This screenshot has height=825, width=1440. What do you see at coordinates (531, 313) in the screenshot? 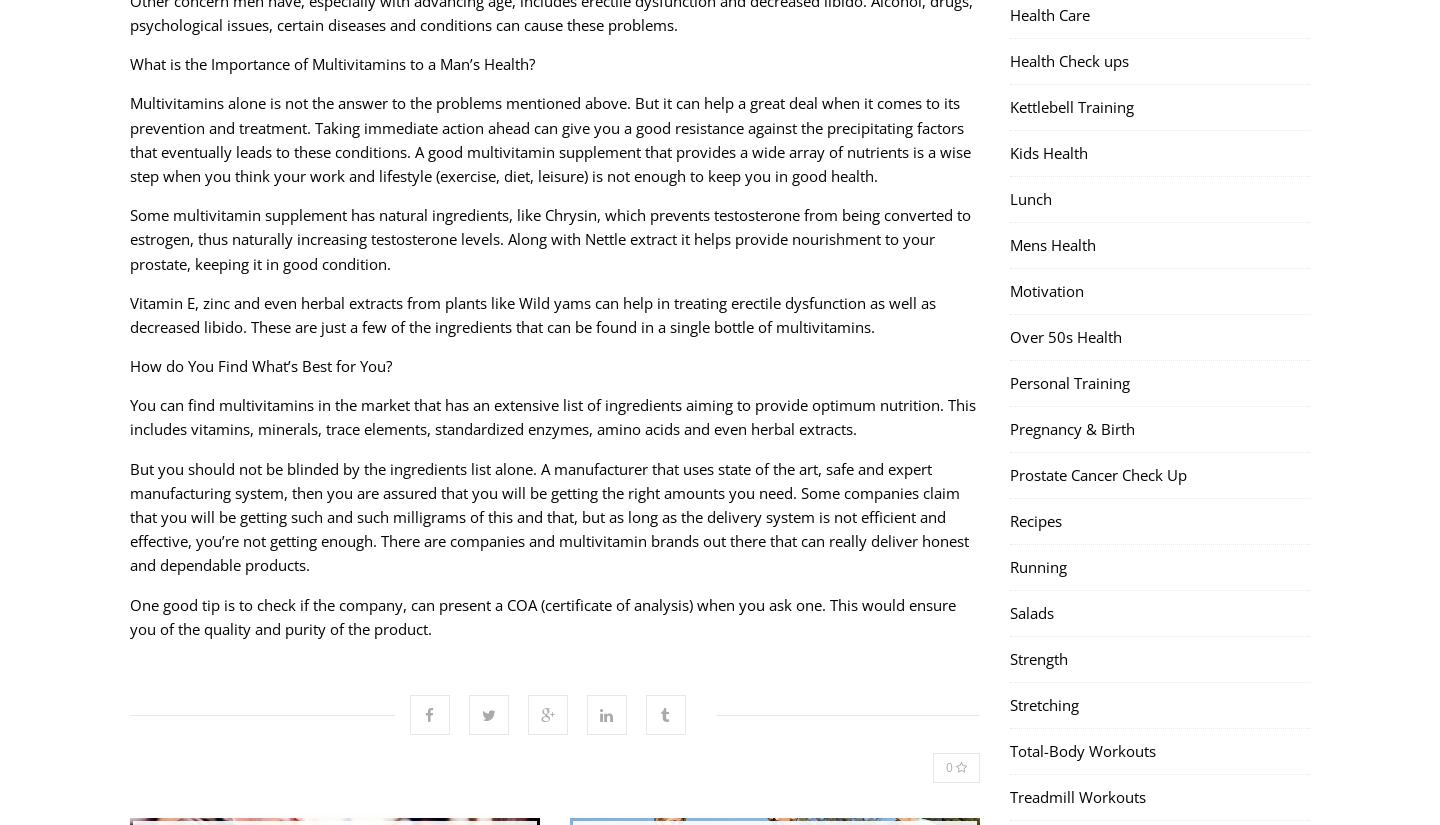
I see `'Vitamin E, zinc and even herbal extracts from plants like Wild yams can help in treating erectile dysfunction as well as decreased libido. These are just a few of the ingredients that can be found in a single bottle of multivitamins.'` at bounding box center [531, 313].